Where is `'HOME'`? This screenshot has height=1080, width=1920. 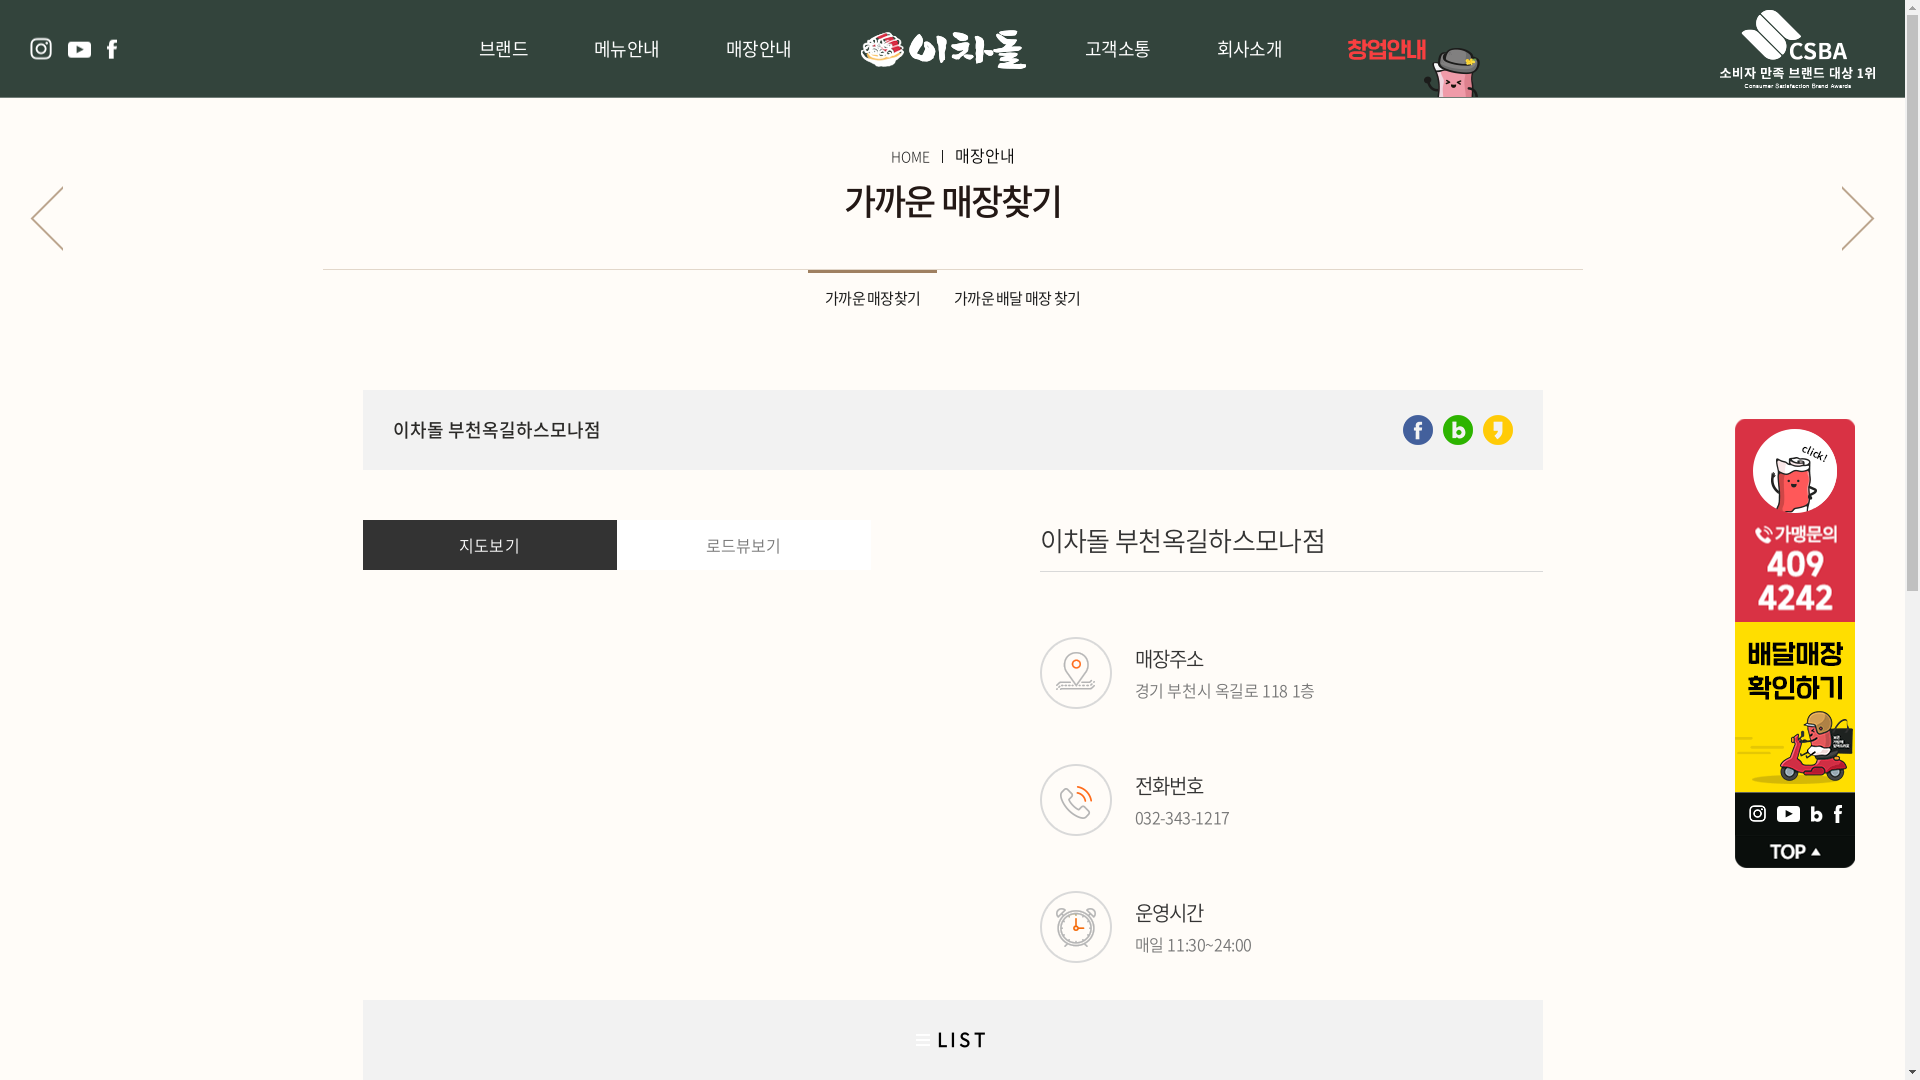 'HOME' is located at coordinates (888, 154).